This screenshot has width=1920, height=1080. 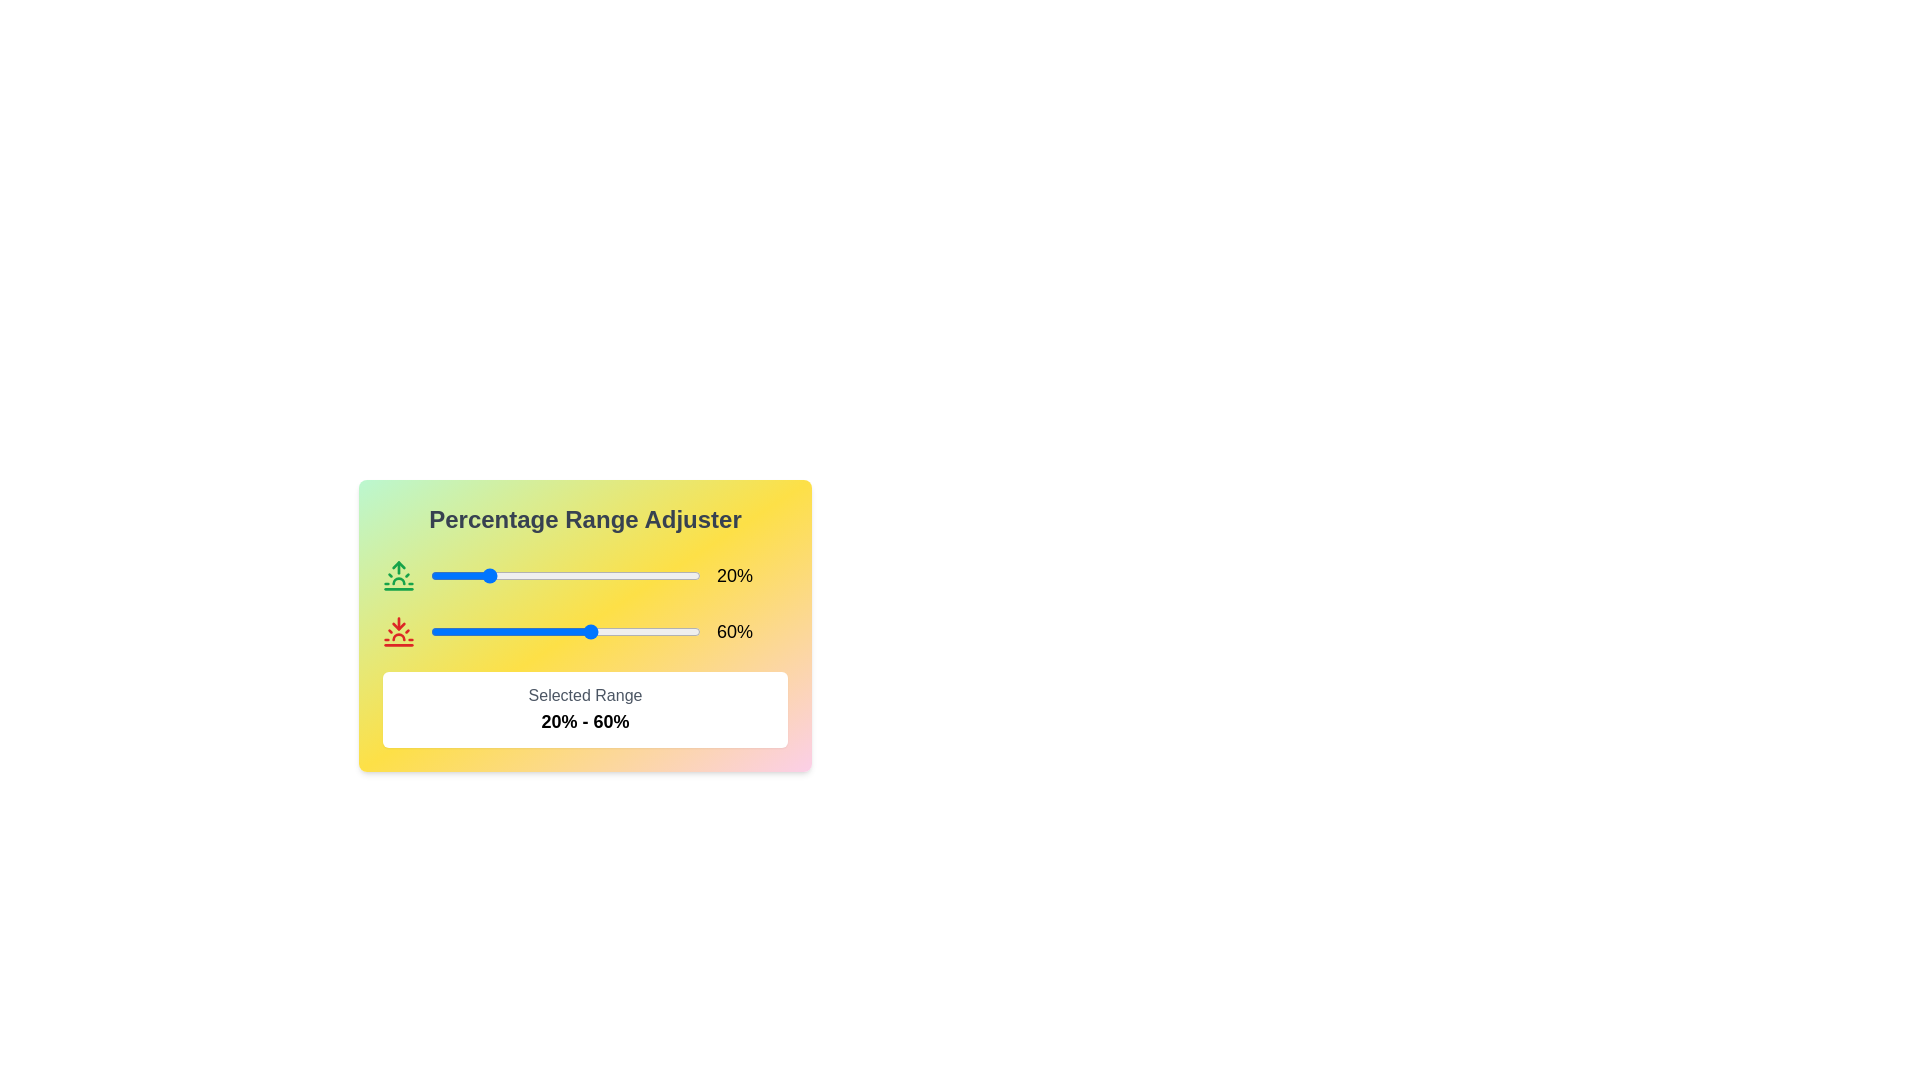 I want to click on the slider, so click(x=615, y=632).